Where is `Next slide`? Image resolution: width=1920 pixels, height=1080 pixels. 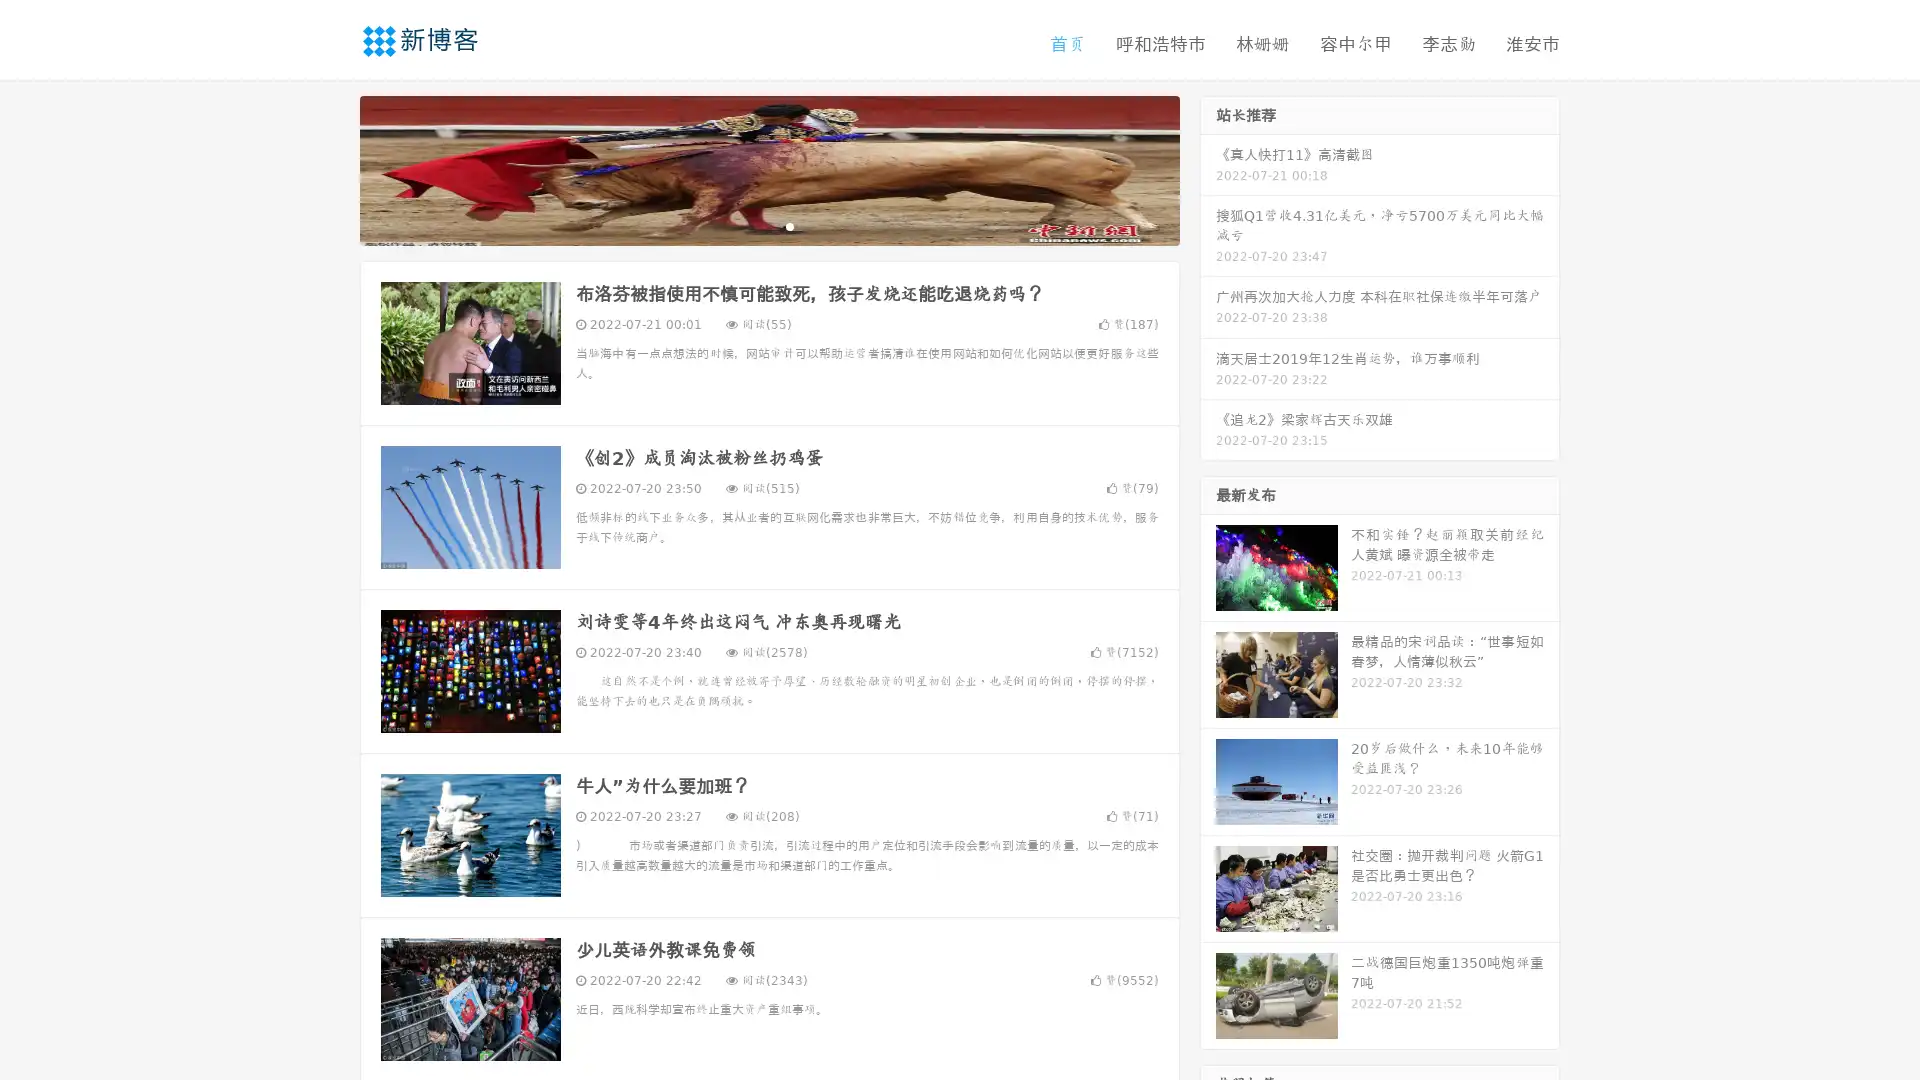 Next slide is located at coordinates (1208, 168).